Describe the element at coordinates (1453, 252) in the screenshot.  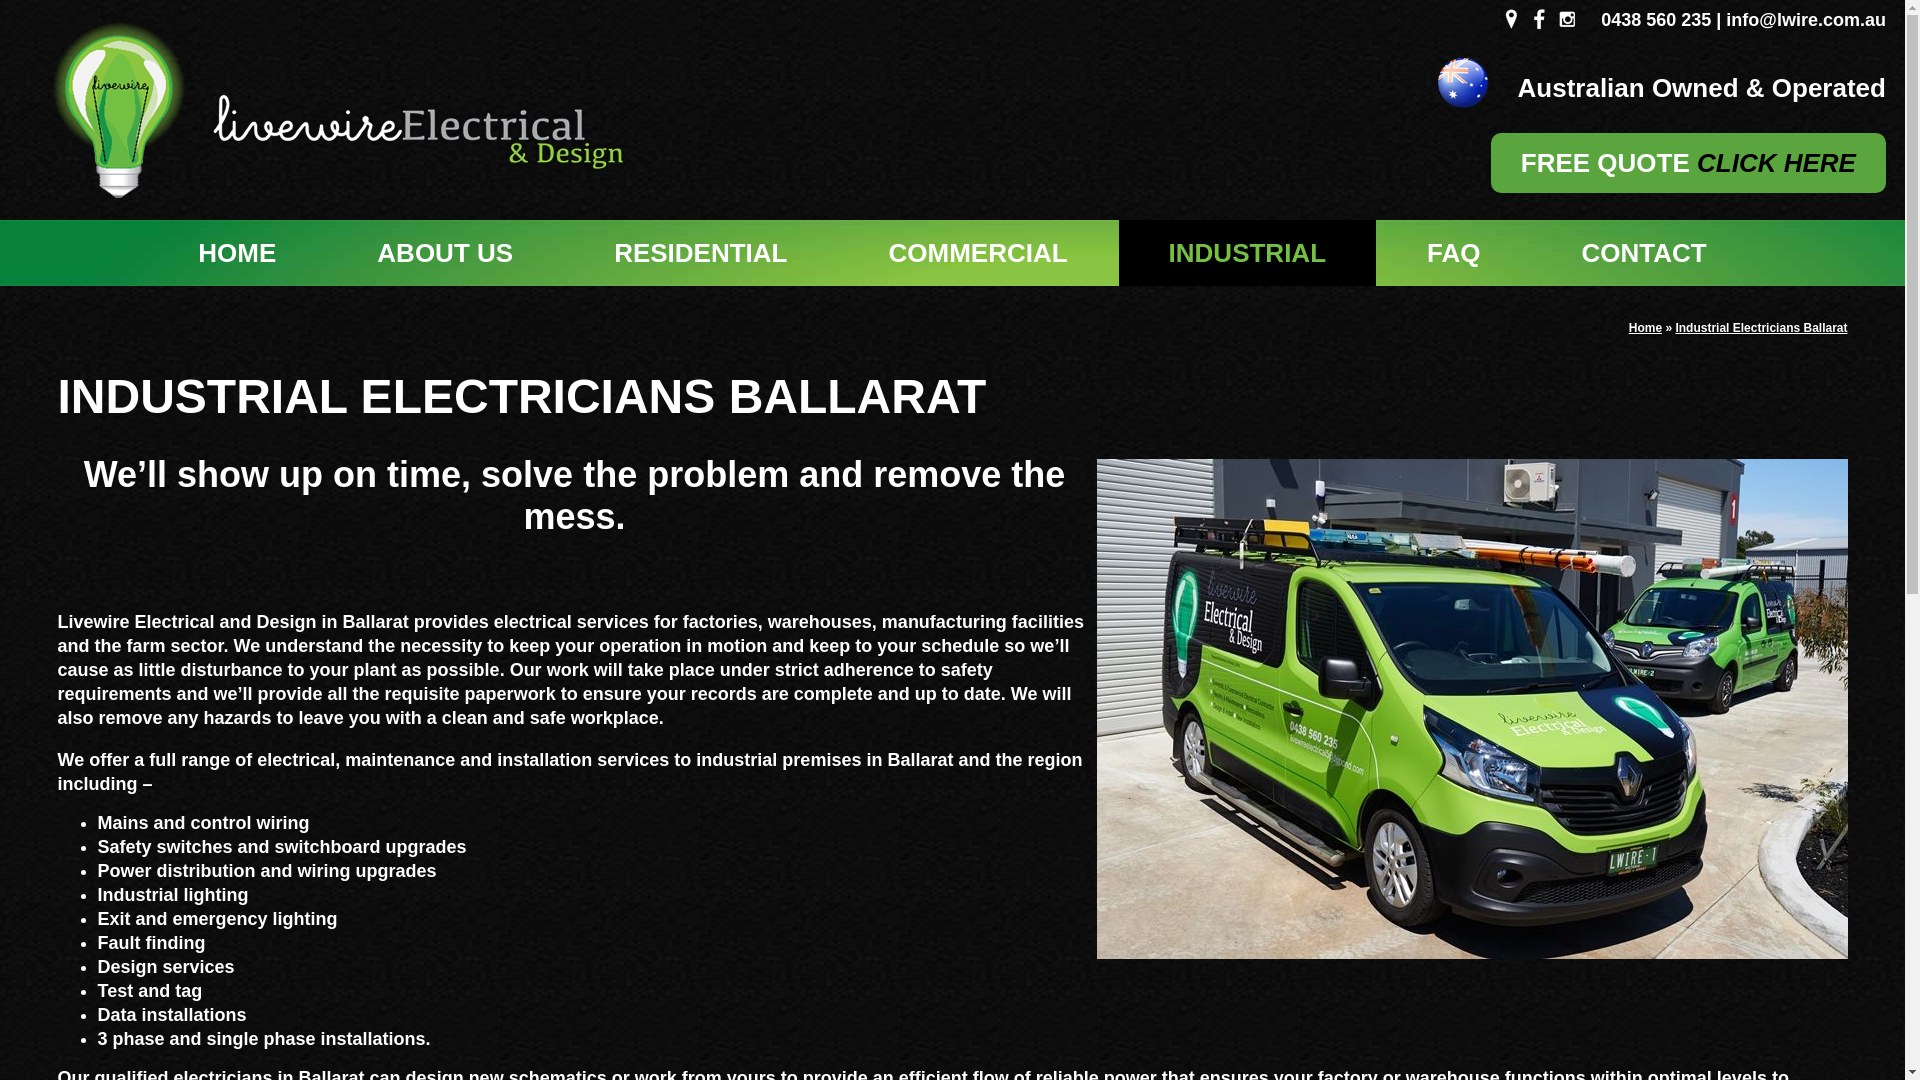
I see `'FAQ'` at that location.